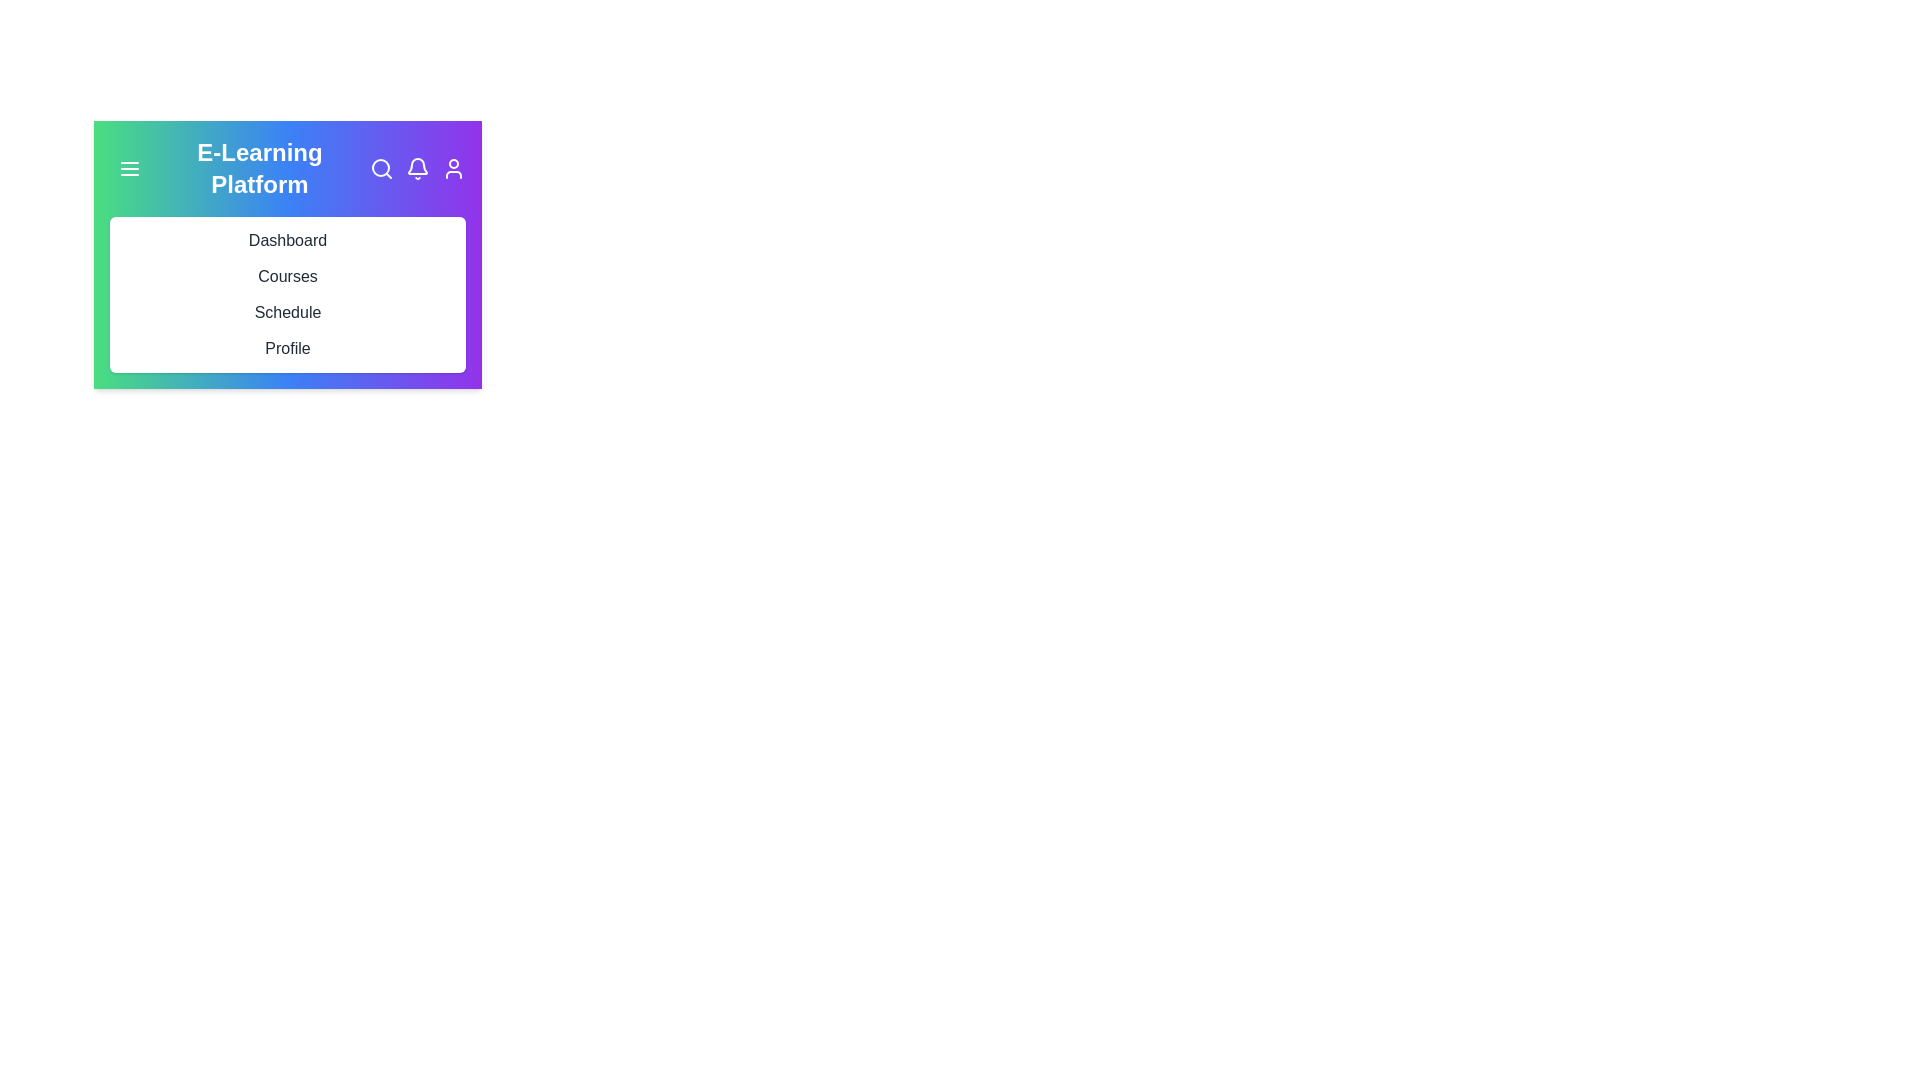 The image size is (1920, 1080). Describe the element at coordinates (453, 168) in the screenshot. I see `the user icon to access the user profile` at that location.